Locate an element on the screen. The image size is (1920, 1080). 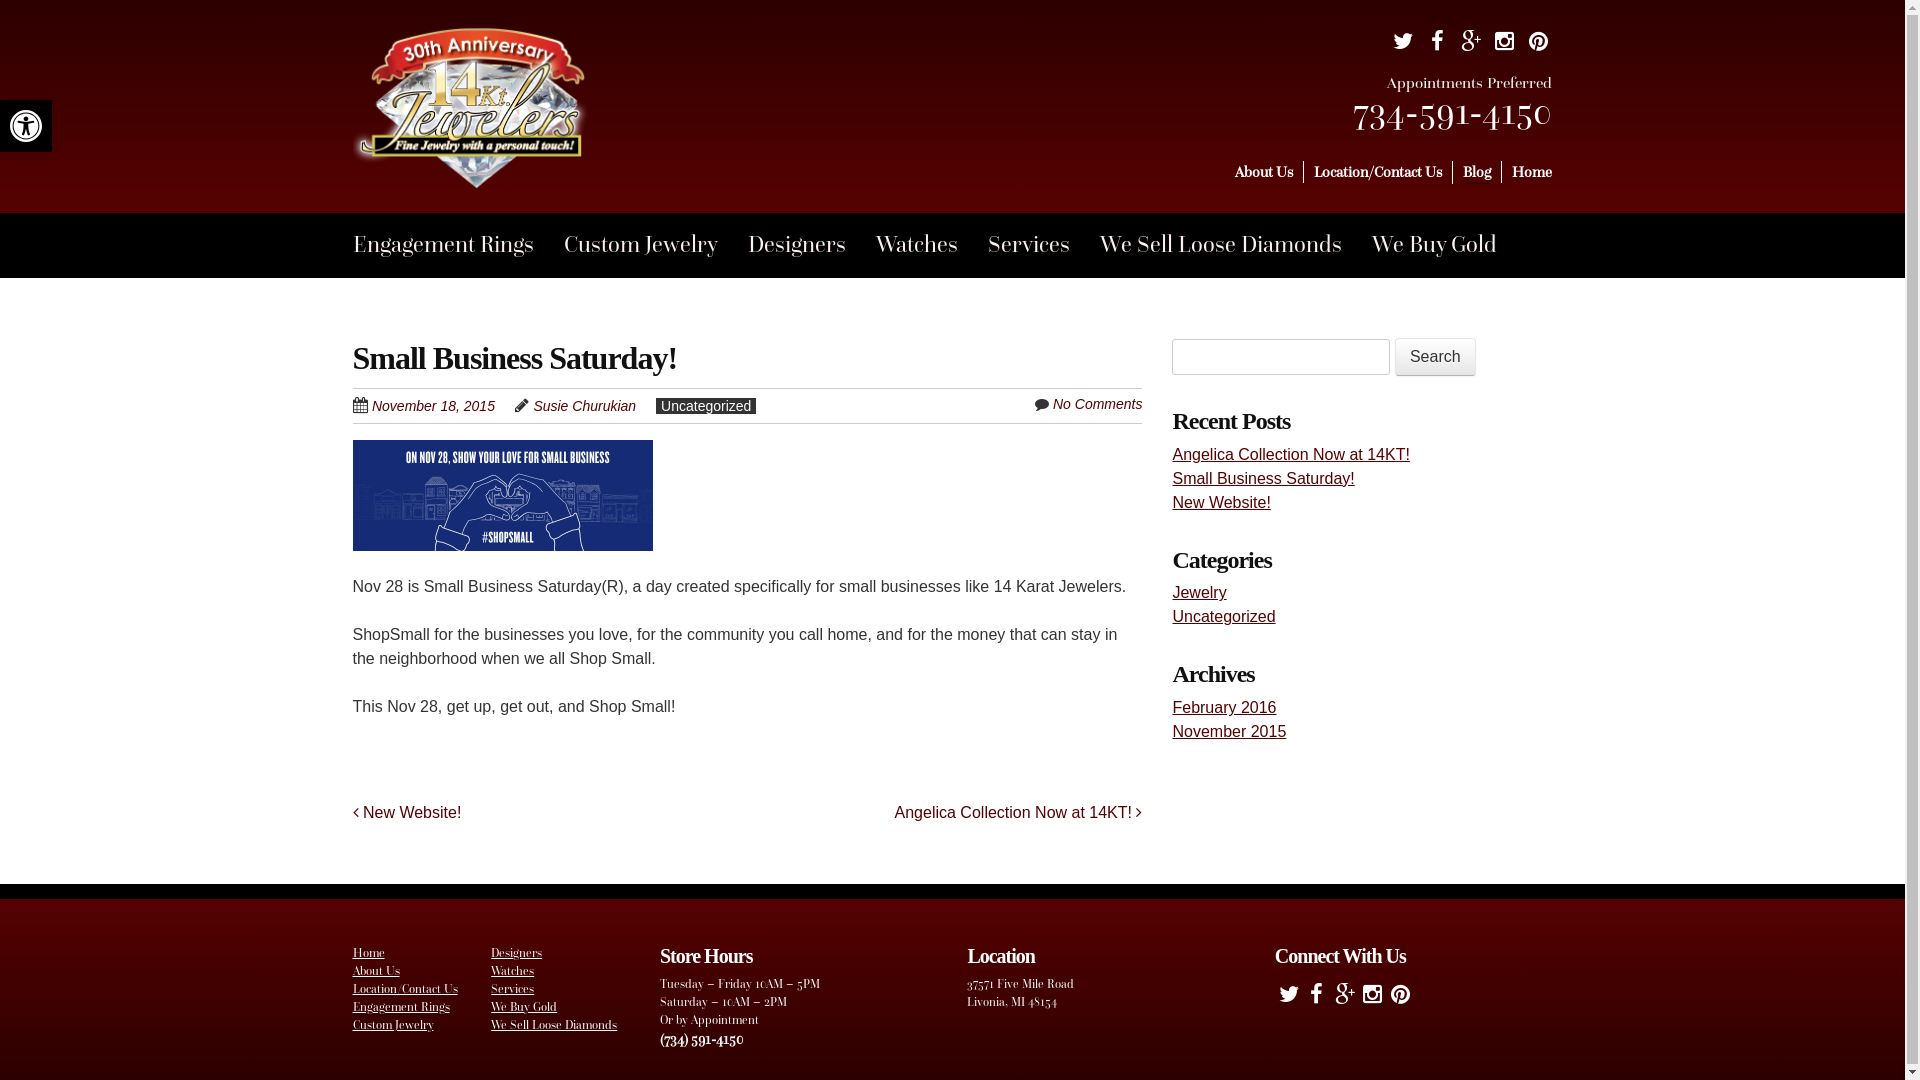
'Watches' is located at coordinates (512, 970).